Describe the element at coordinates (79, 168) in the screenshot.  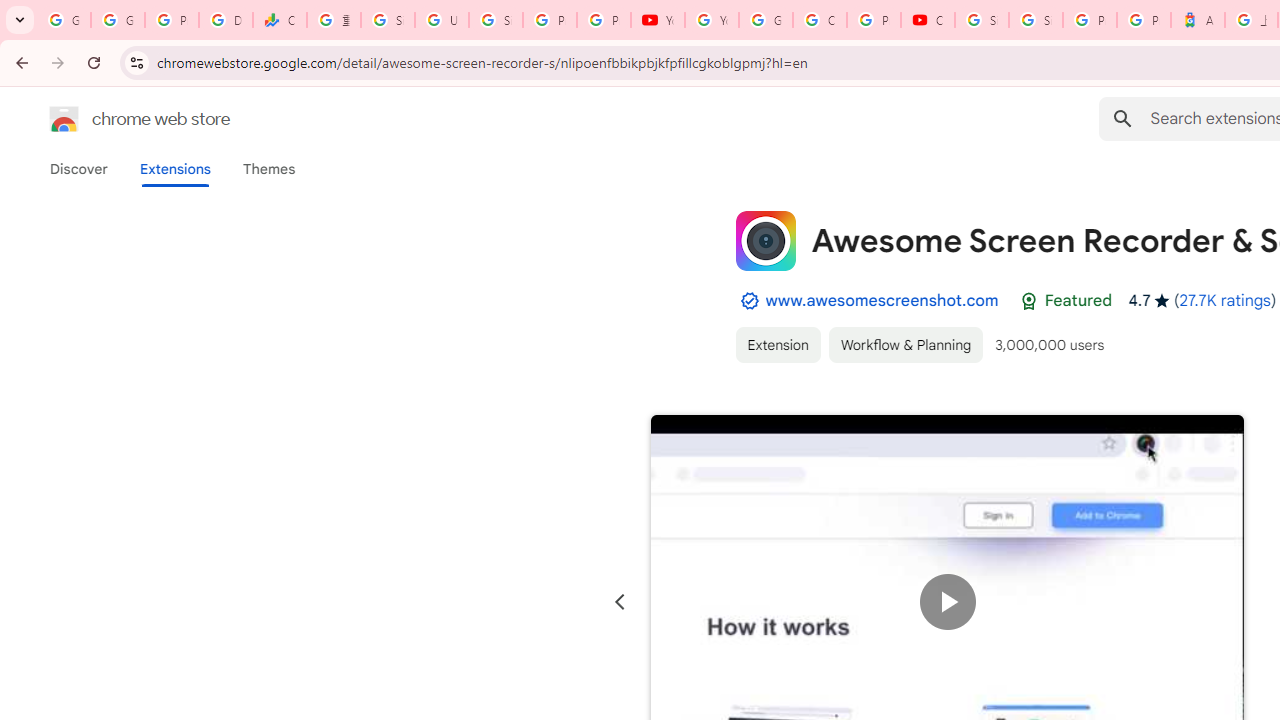
I see `'Discover'` at that location.